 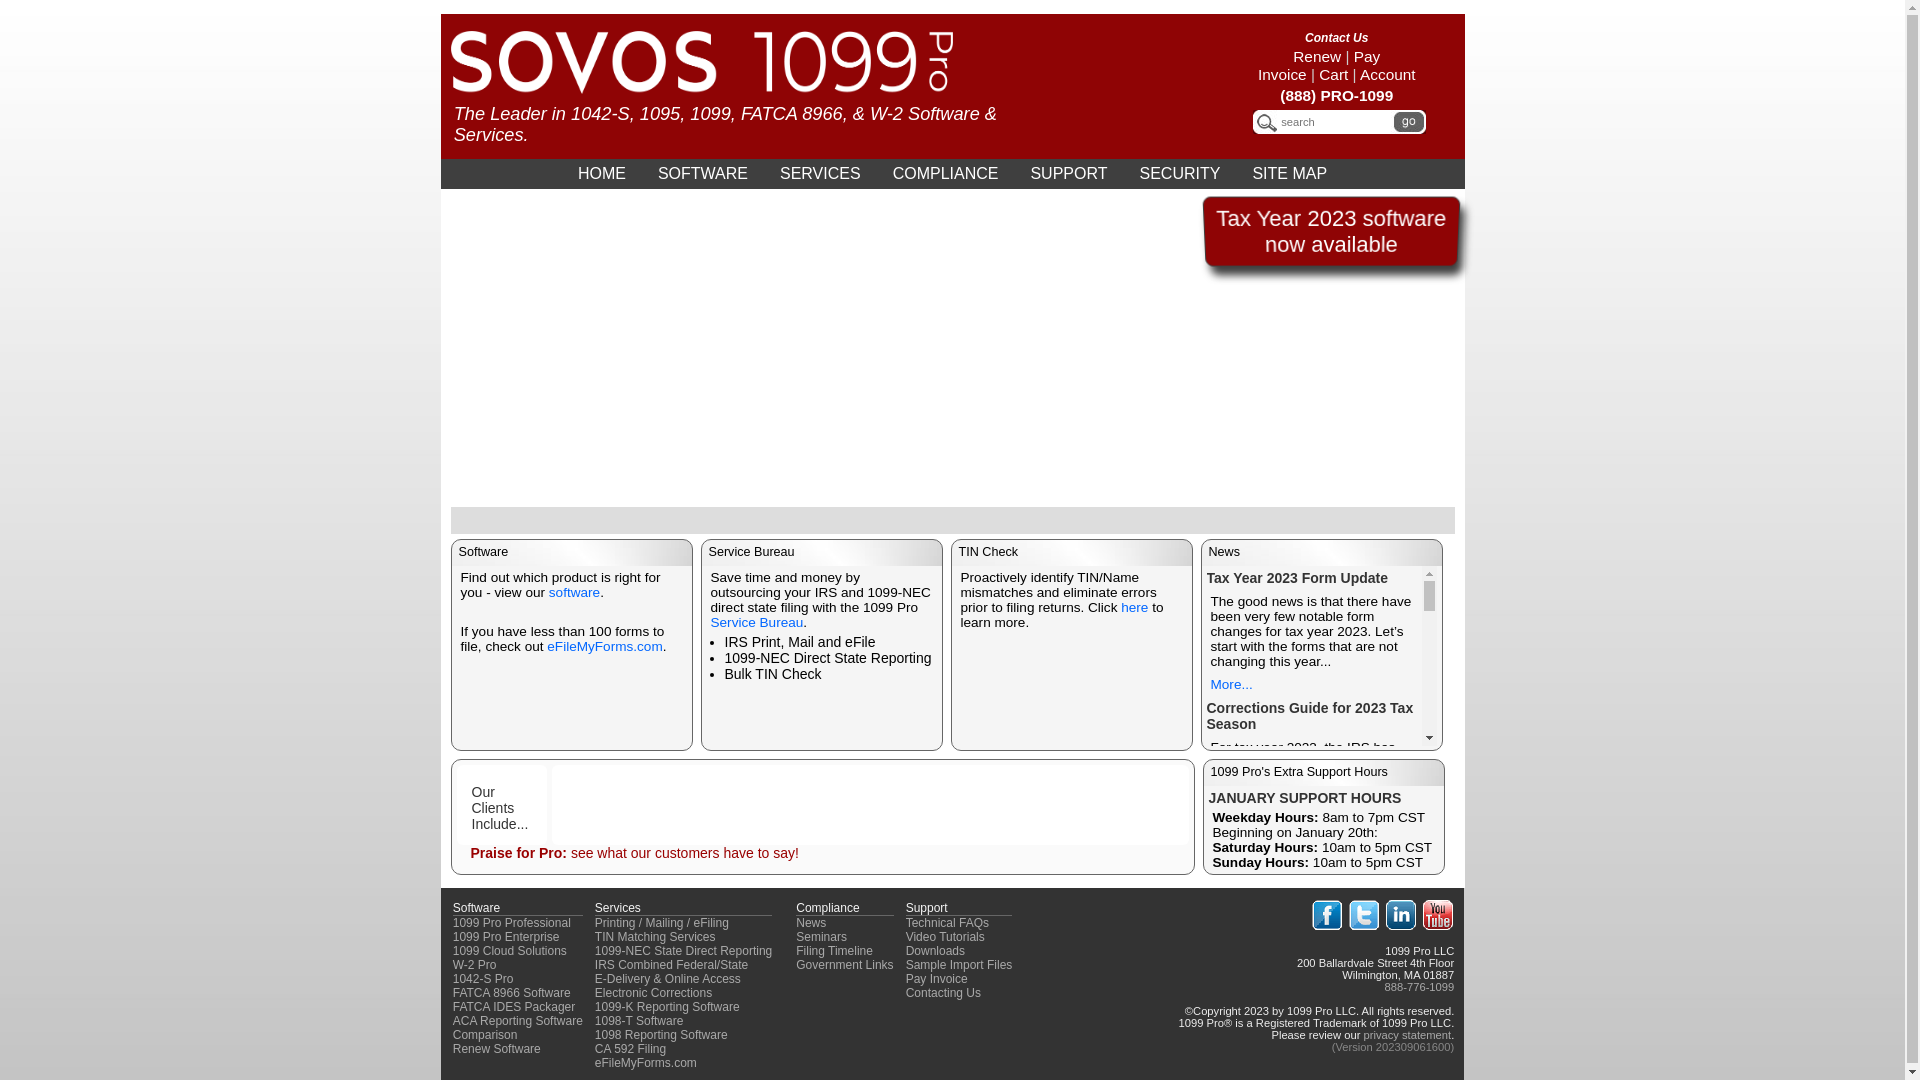 I want to click on 'software', so click(x=573, y=591).